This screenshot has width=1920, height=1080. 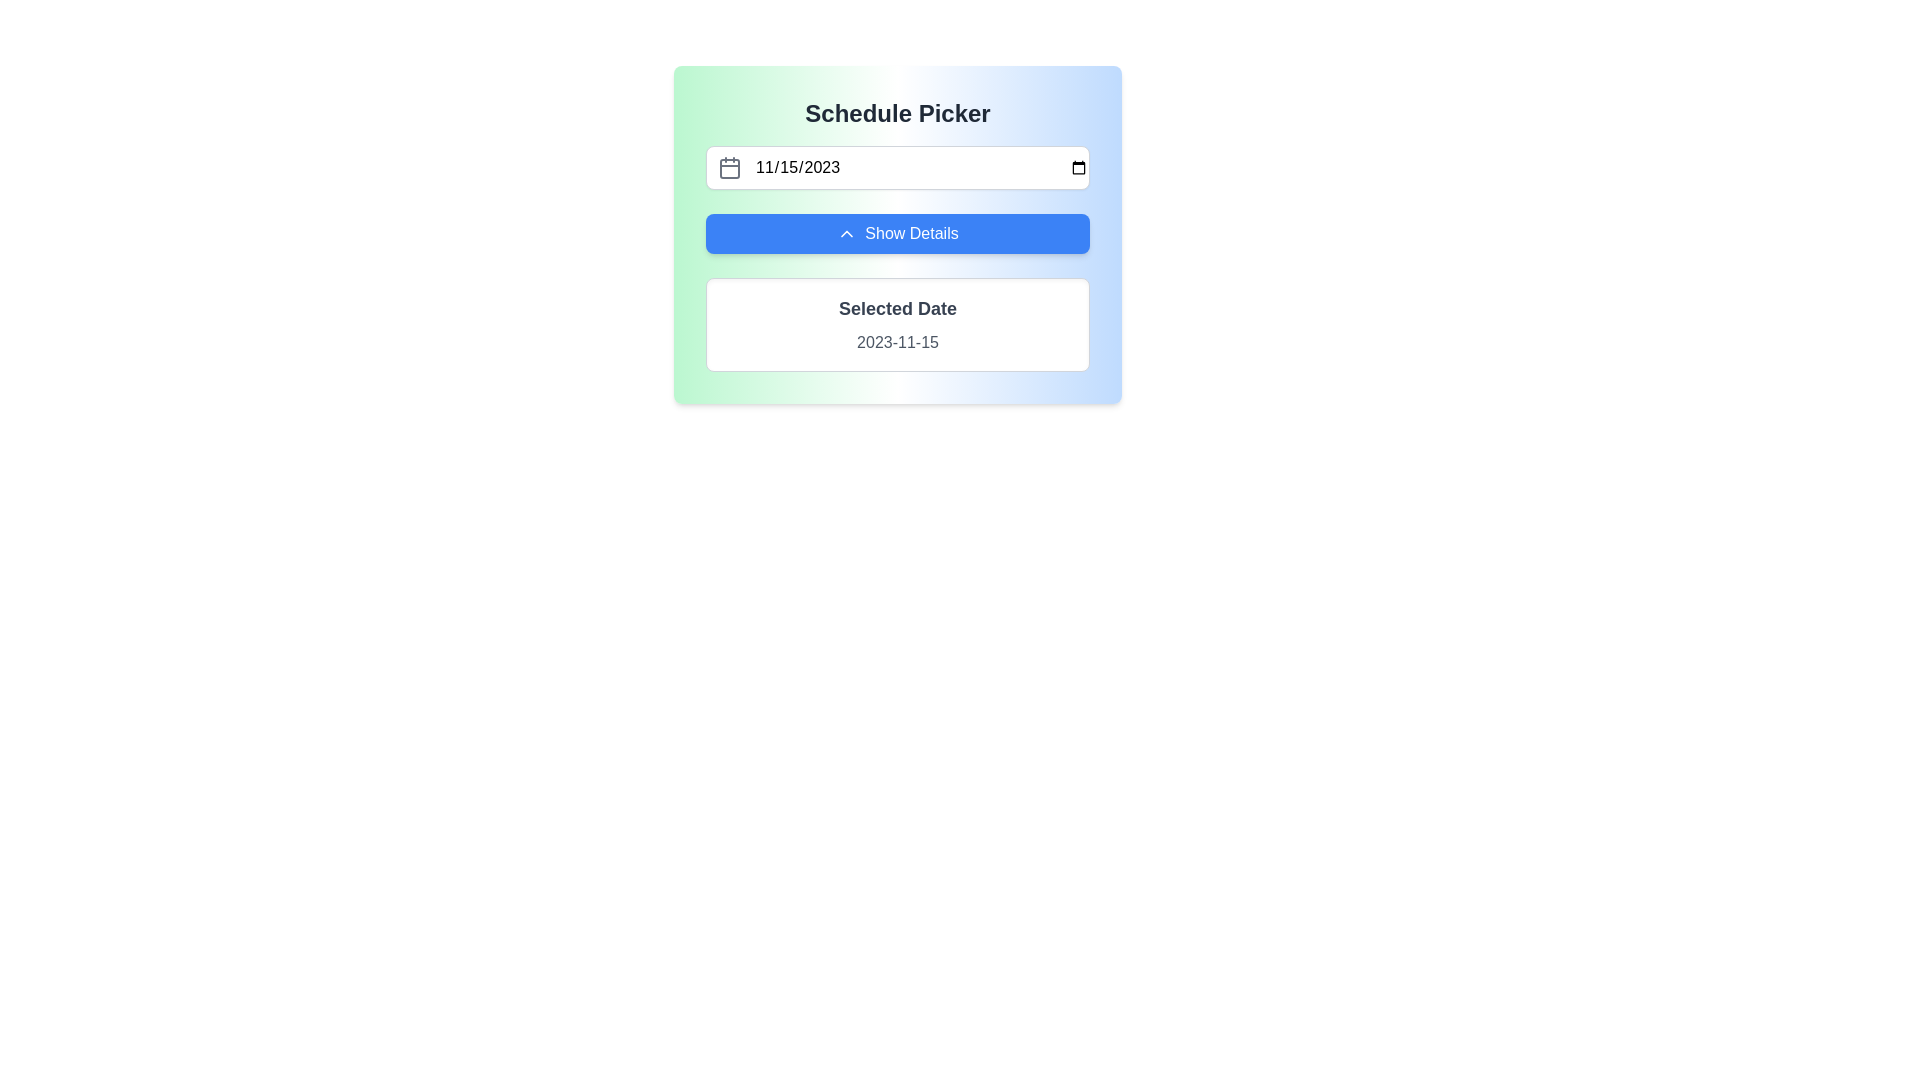 I want to click on the date-picker icon located to the left of the placeholder text '11/15/2023' in the Schedule Picker widget, so click(x=728, y=167).